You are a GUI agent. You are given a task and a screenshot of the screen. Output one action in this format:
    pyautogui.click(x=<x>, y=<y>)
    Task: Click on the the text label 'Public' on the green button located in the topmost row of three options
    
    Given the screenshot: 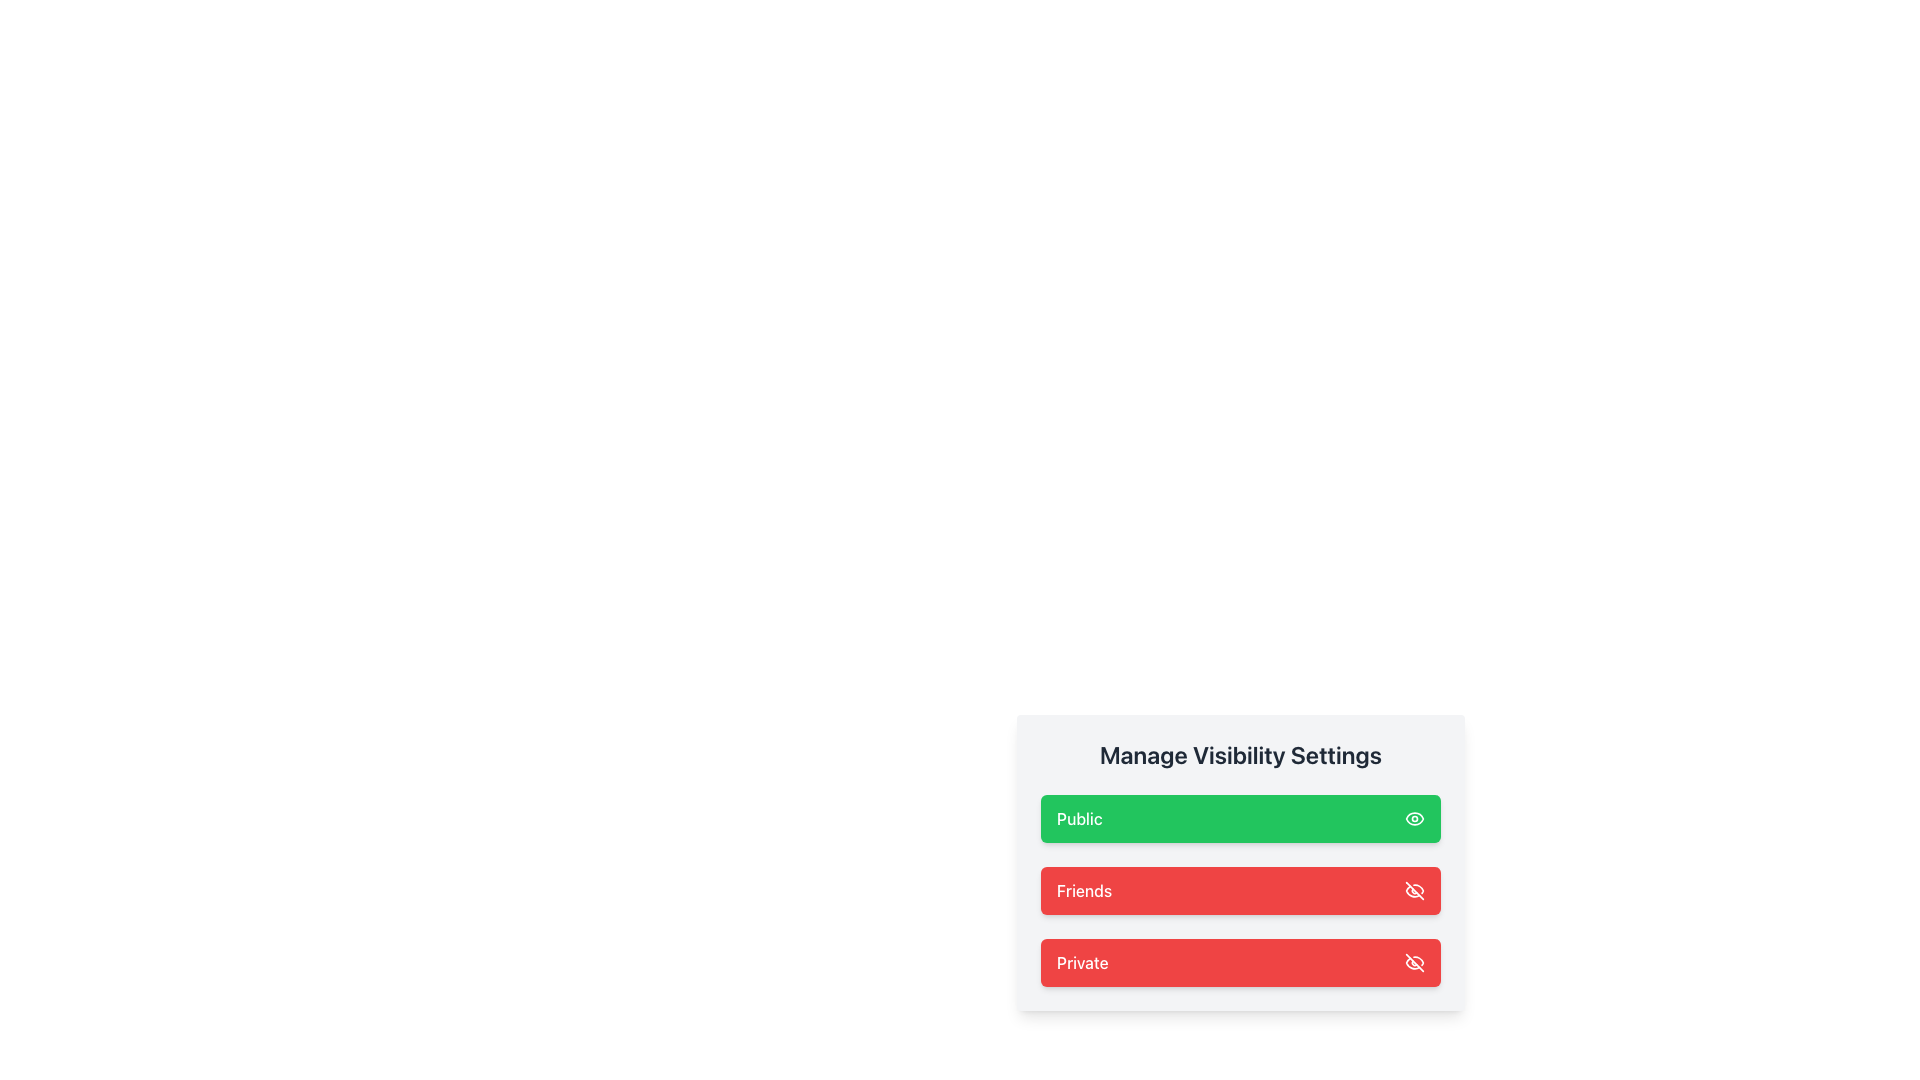 What is the action you would take?
    pyautogui.click(x=1078, y=818)
    